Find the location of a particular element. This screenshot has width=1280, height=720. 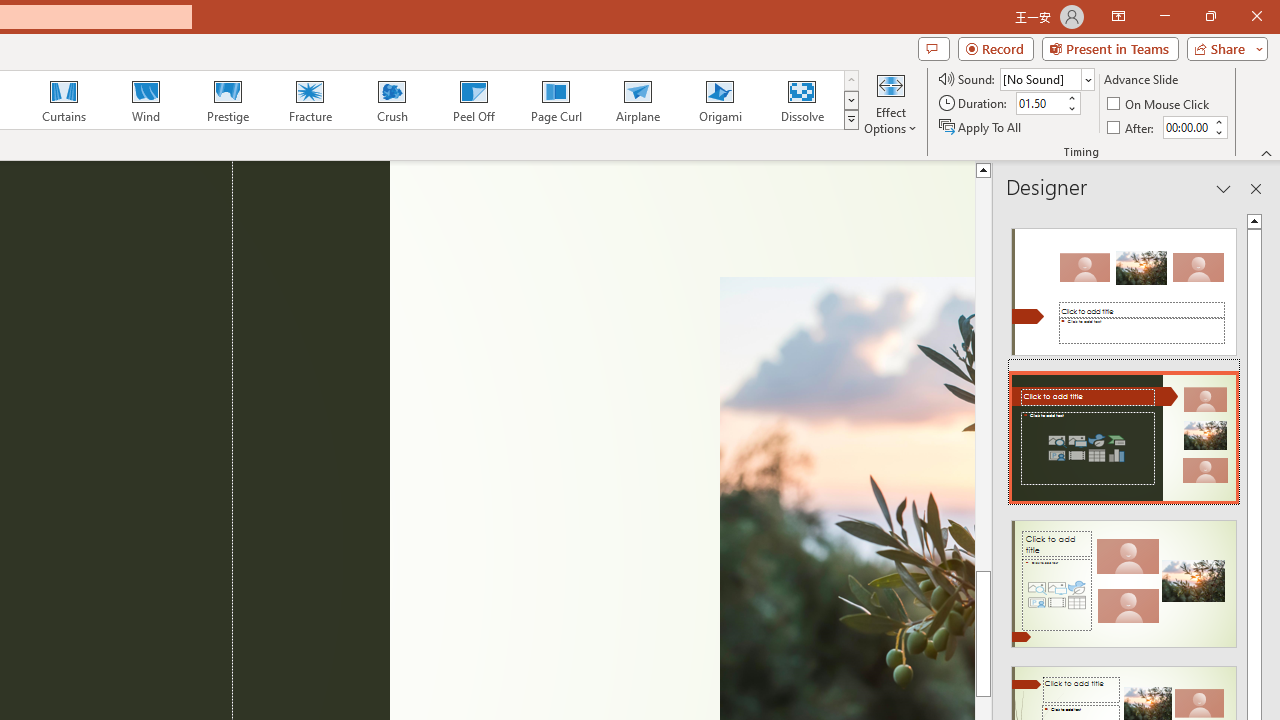

'Dissolve' is located at coordinates (802, 100).